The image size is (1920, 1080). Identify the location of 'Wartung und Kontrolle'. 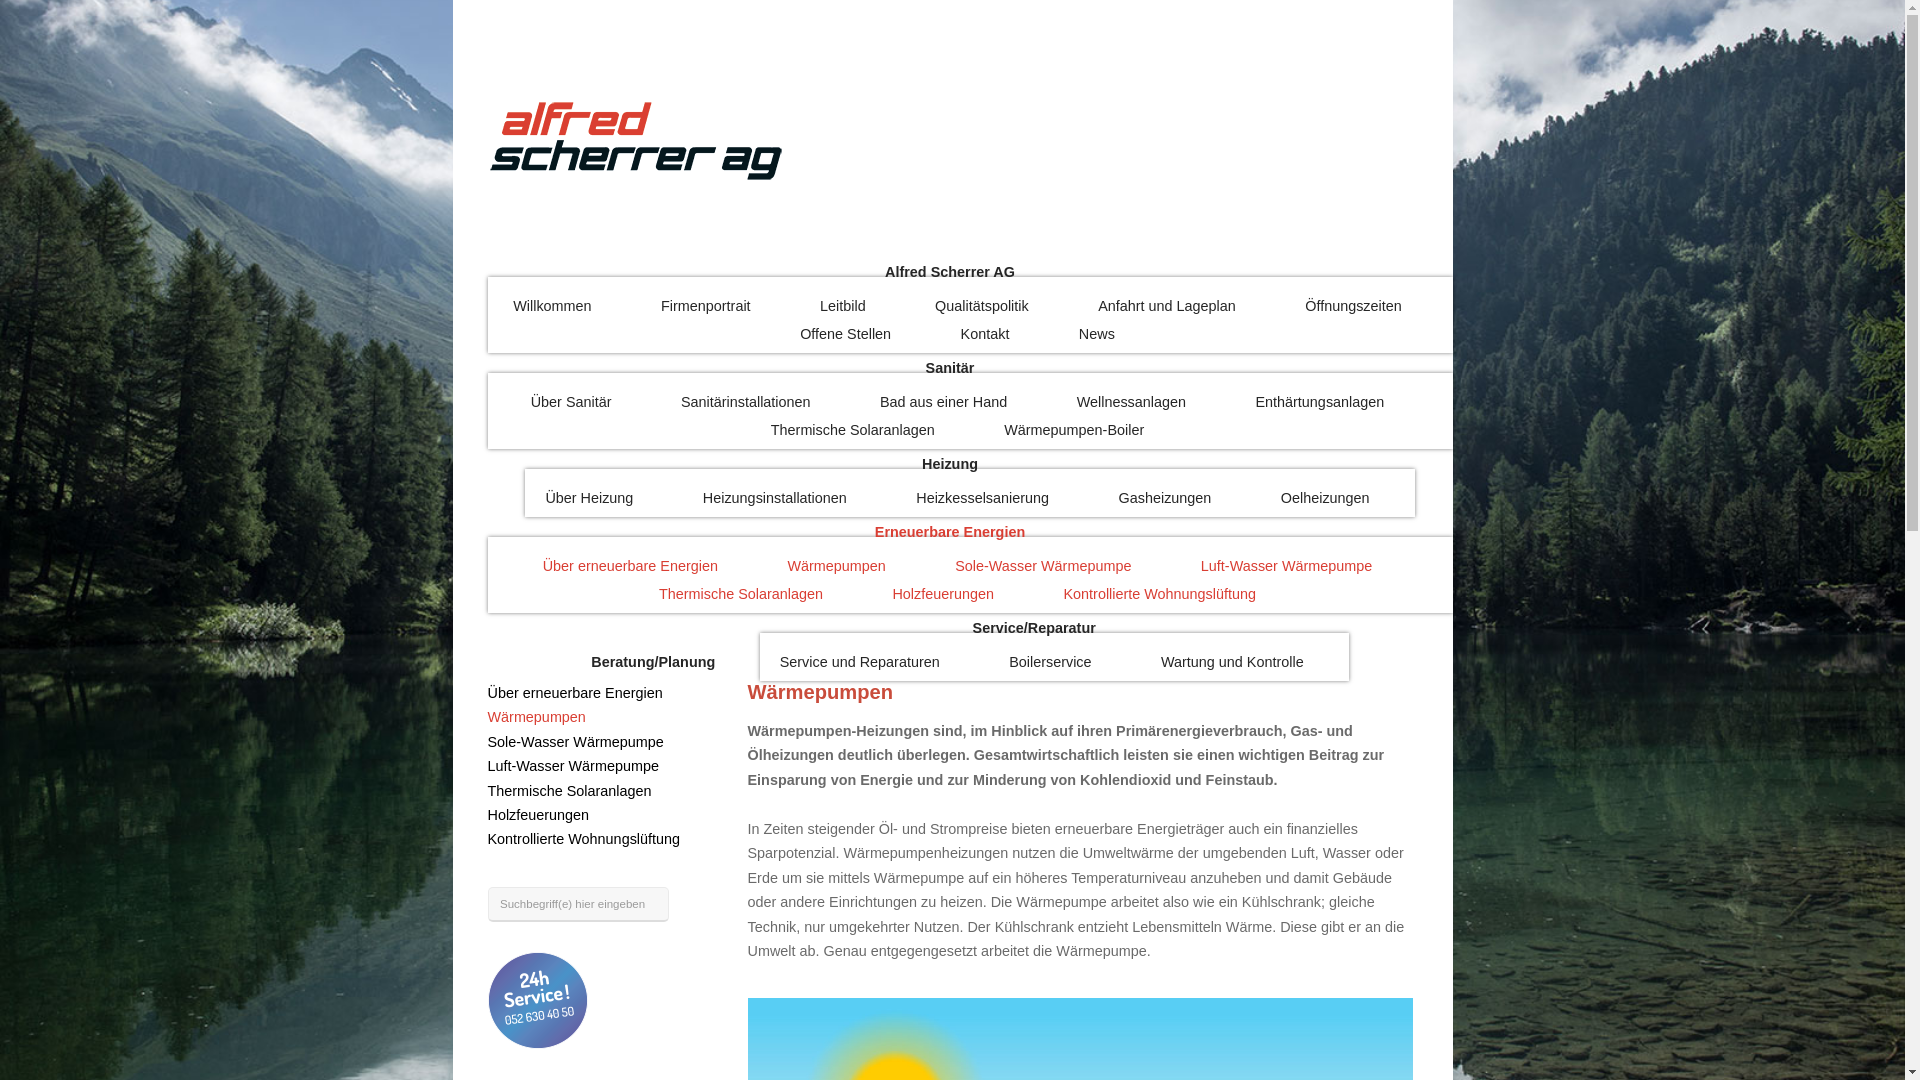
(1231, 667).